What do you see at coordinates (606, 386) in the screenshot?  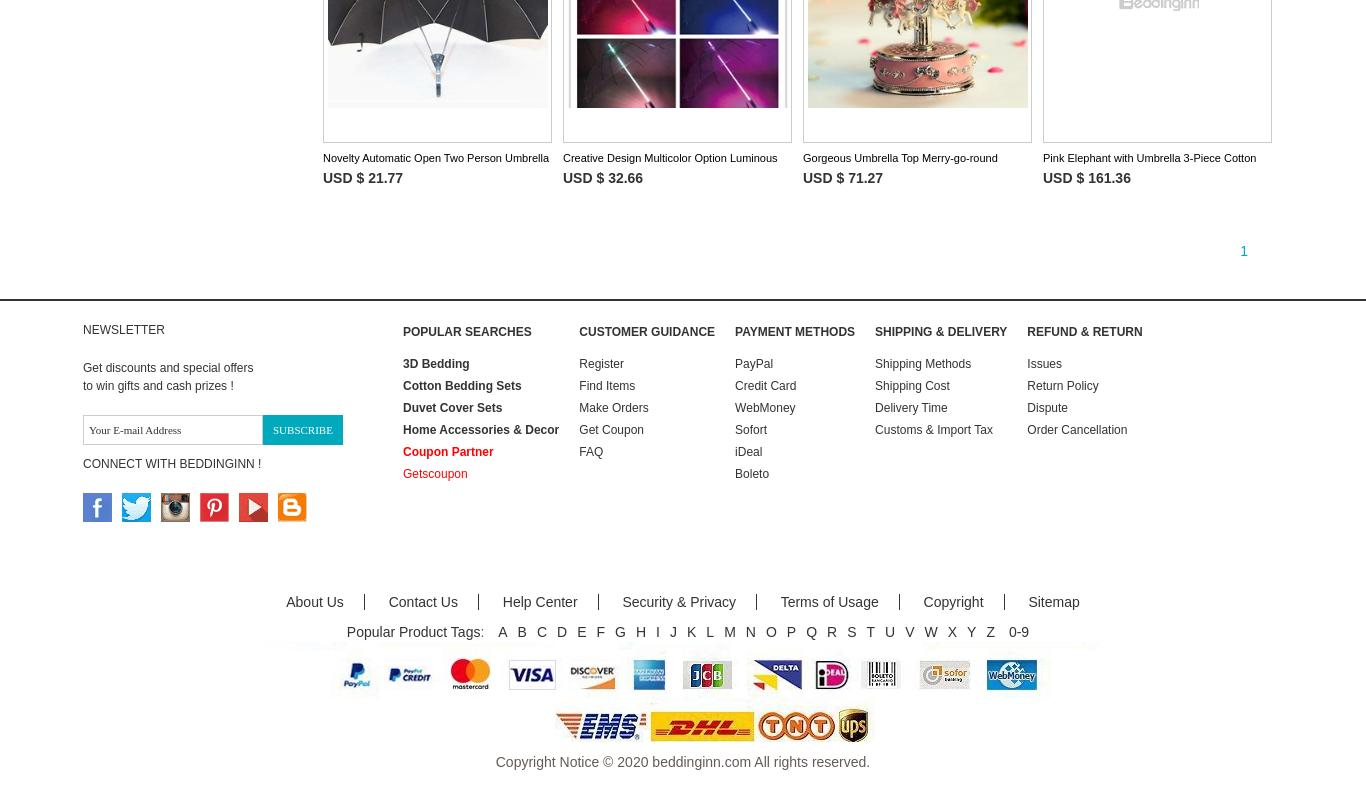 I see `'Find Items'` at bounding box center [606, 386].